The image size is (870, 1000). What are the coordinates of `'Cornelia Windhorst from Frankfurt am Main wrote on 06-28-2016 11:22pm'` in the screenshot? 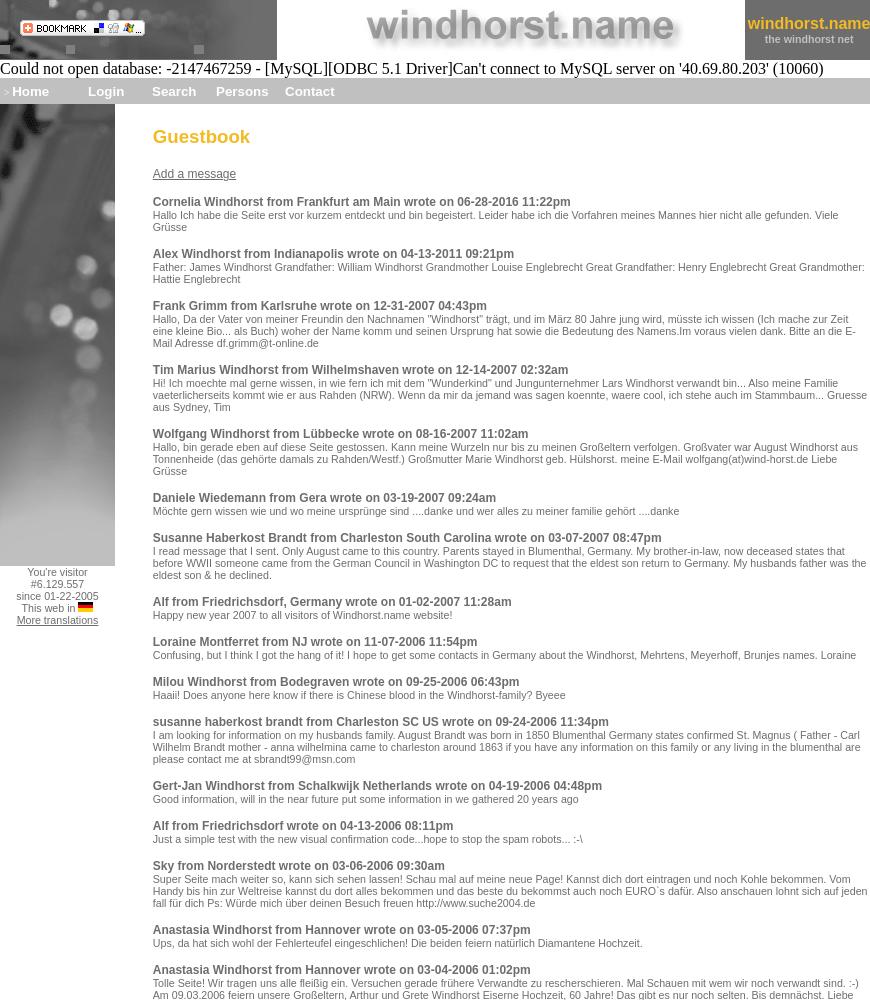 It's located at (360, 201).